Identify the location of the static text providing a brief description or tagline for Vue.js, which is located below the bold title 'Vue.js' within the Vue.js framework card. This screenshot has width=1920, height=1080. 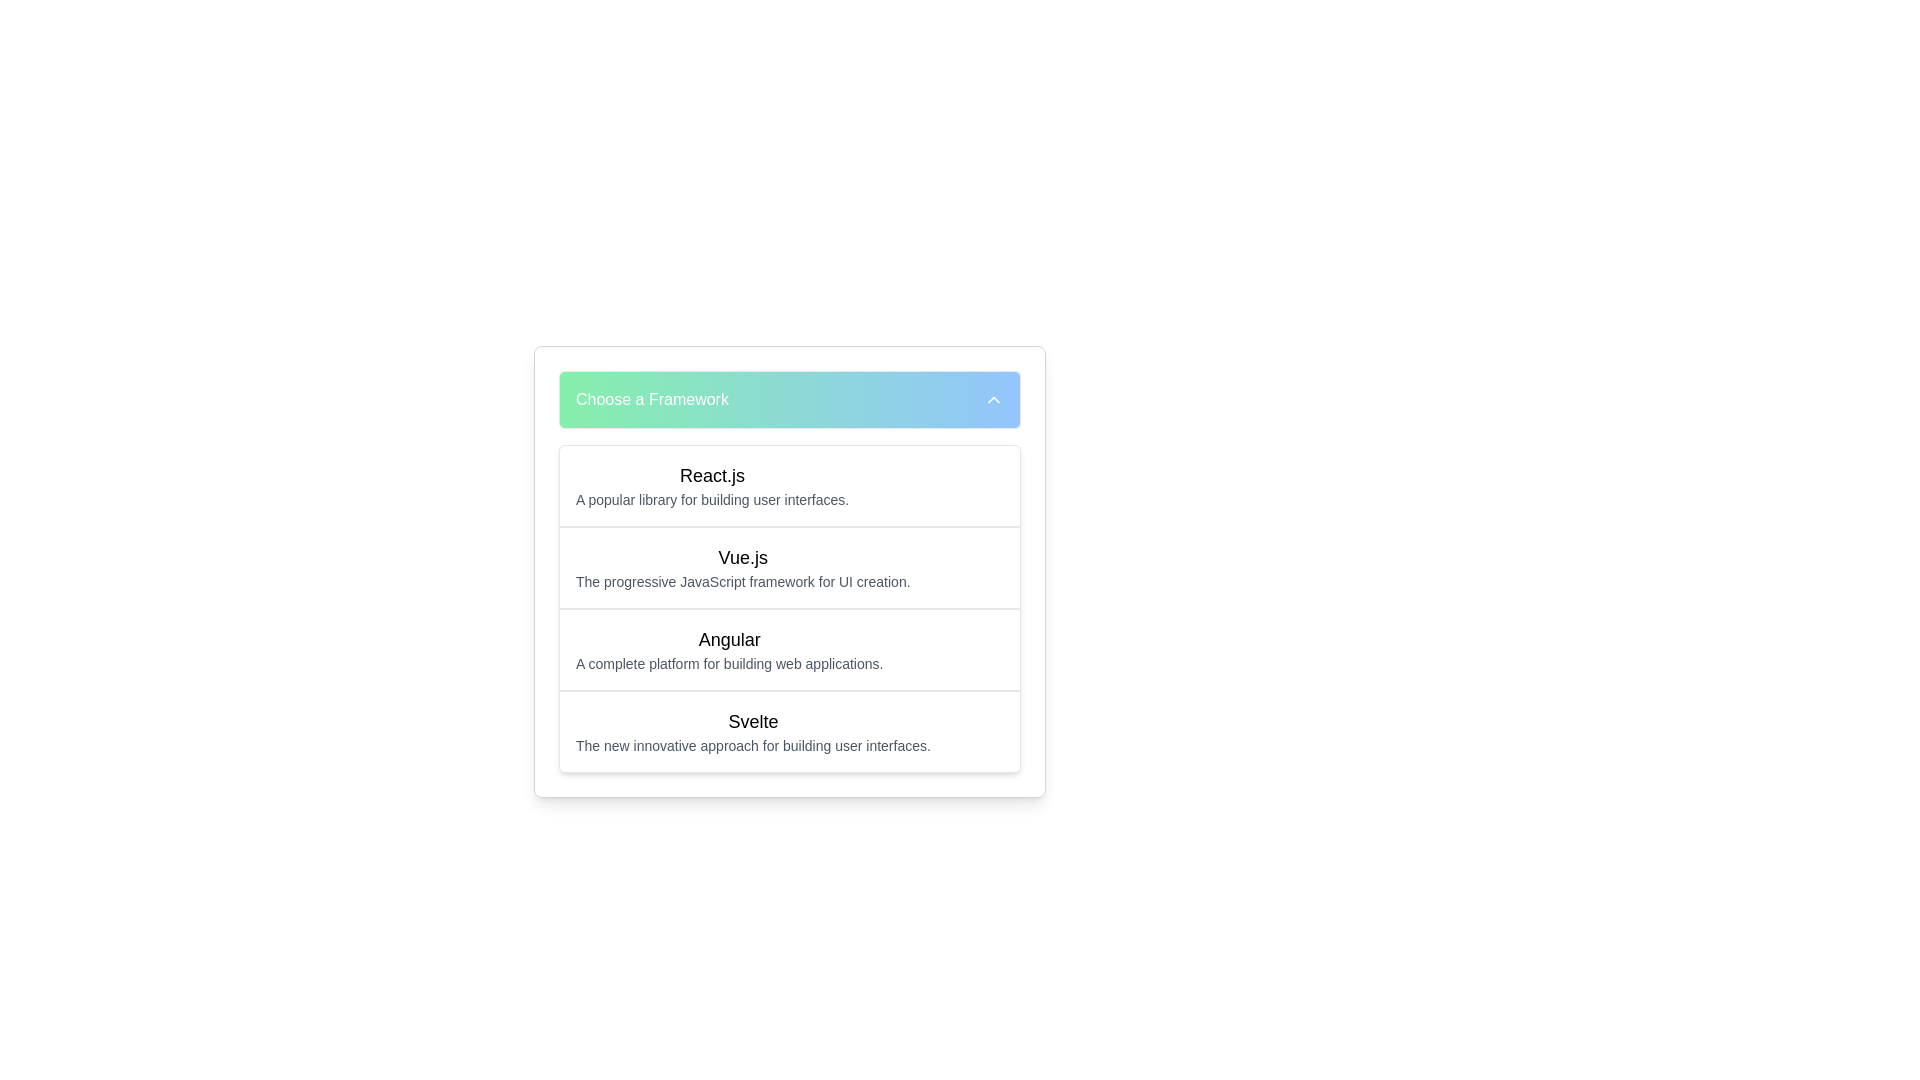
(742, 582).